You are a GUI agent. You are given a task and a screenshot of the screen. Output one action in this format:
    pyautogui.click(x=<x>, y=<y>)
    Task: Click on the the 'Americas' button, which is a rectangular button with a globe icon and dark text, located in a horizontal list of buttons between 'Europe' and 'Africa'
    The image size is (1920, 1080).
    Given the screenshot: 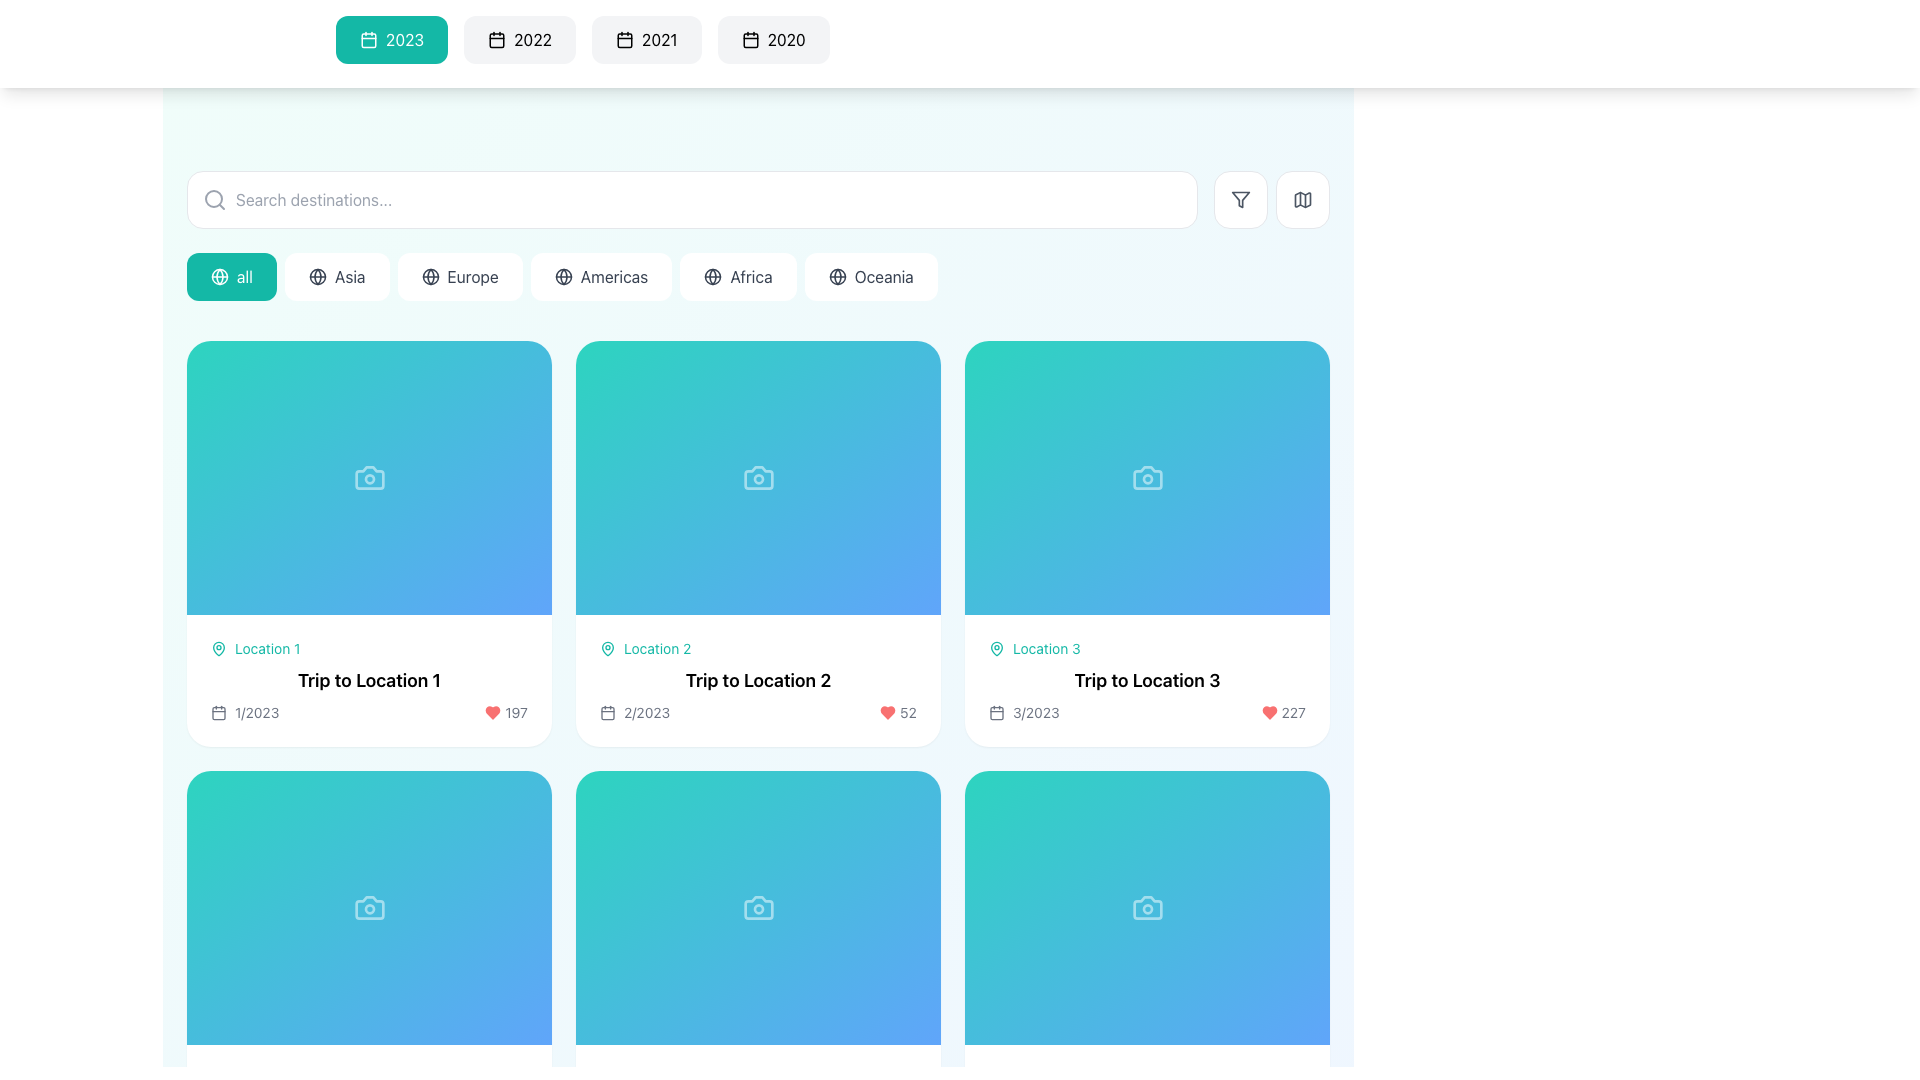 What is the action you would take?
    pyautogui.click(x=600, y=277)
    